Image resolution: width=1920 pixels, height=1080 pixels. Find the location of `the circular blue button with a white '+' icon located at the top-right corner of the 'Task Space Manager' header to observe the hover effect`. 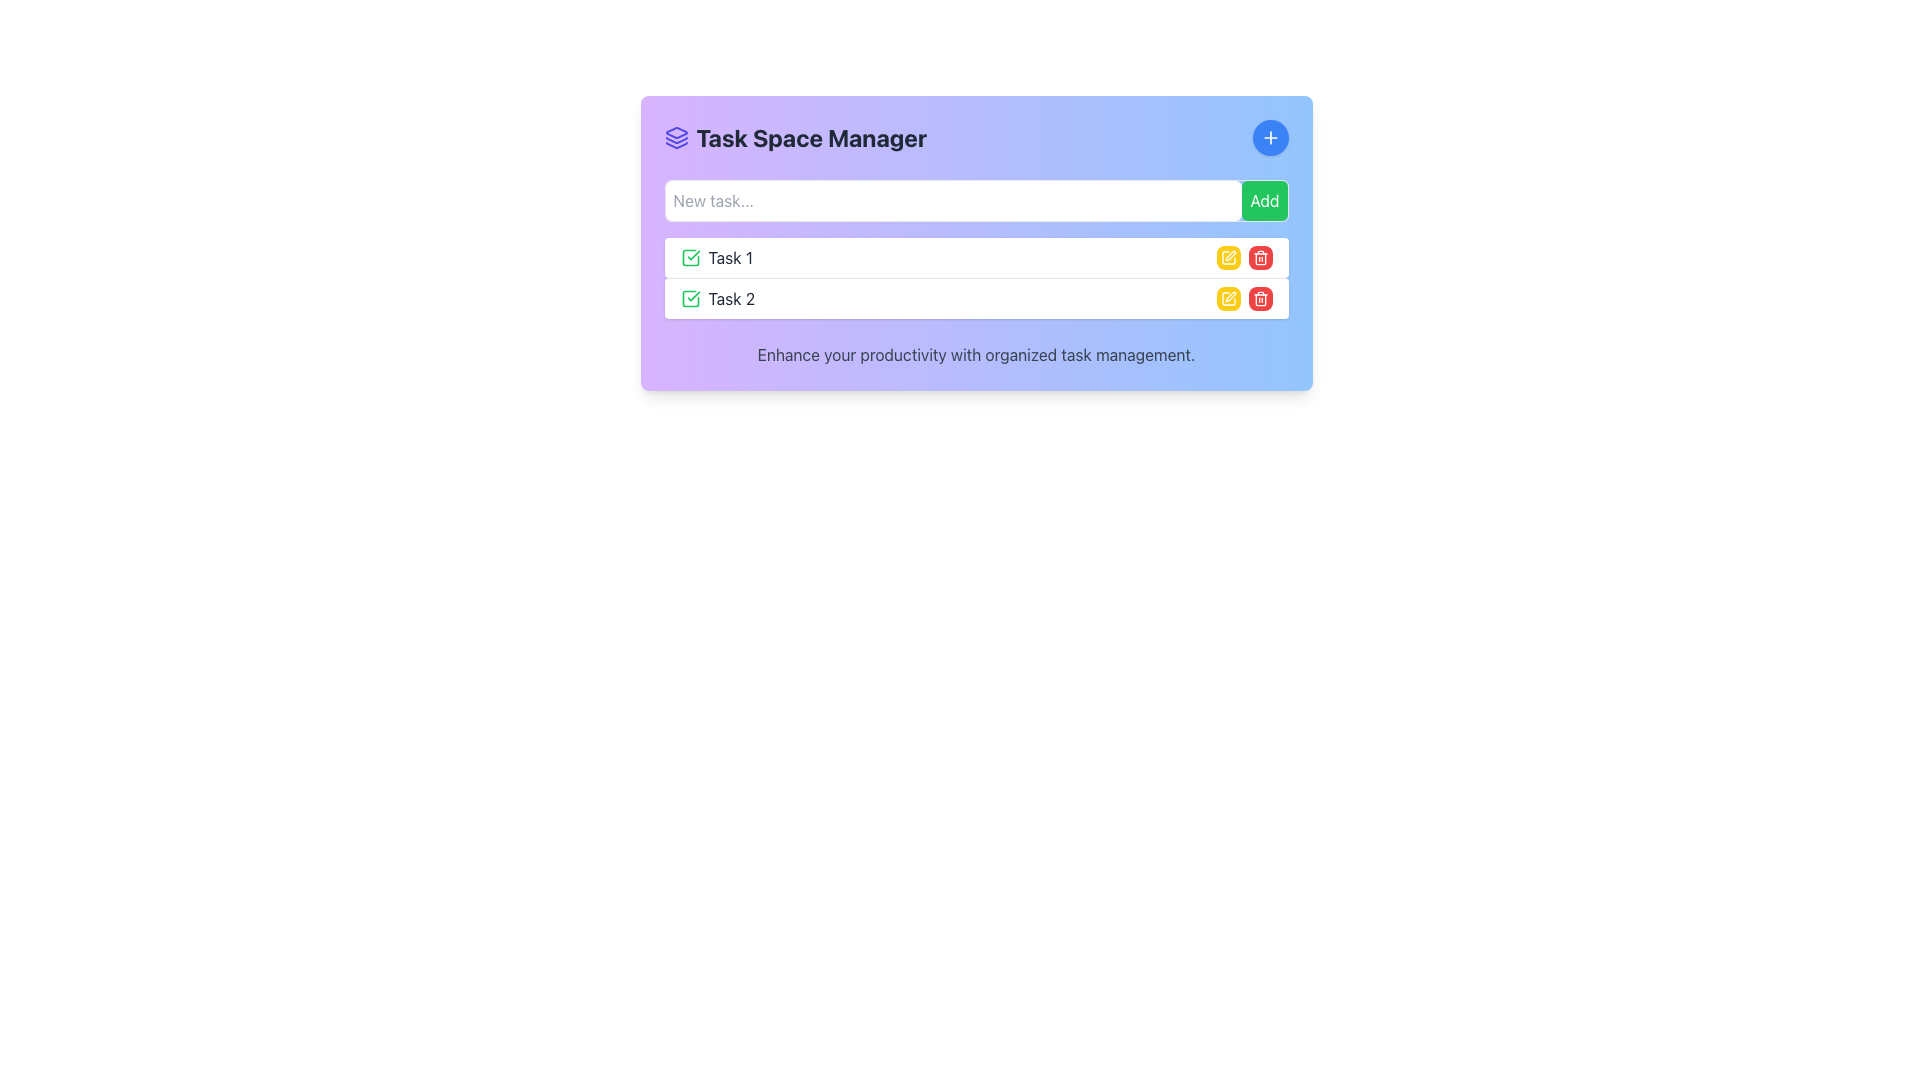

the circular blue button with a white '+' icon located at the top-right corner of the 'Task Space Manager' header to observe the hover effect is located at coordinates (1269, 137).